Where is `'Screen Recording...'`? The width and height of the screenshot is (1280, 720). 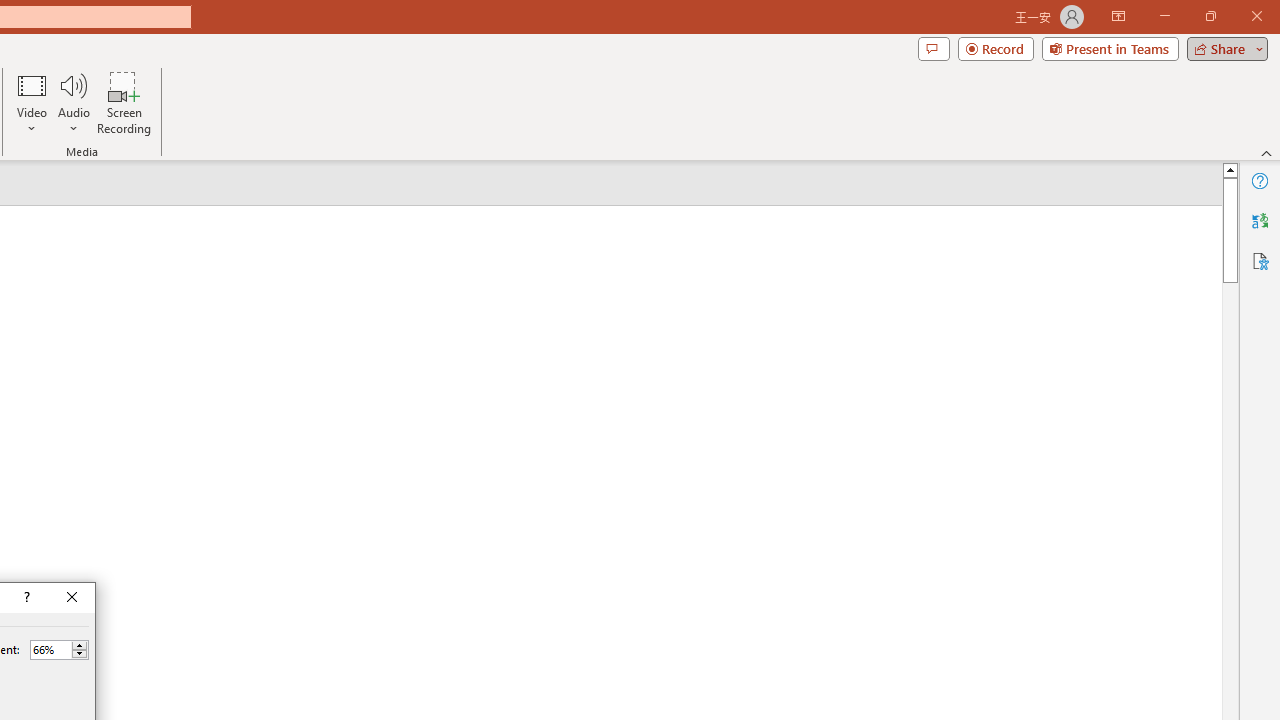
'Screen Recording...' is located at coordinates (123, 103).